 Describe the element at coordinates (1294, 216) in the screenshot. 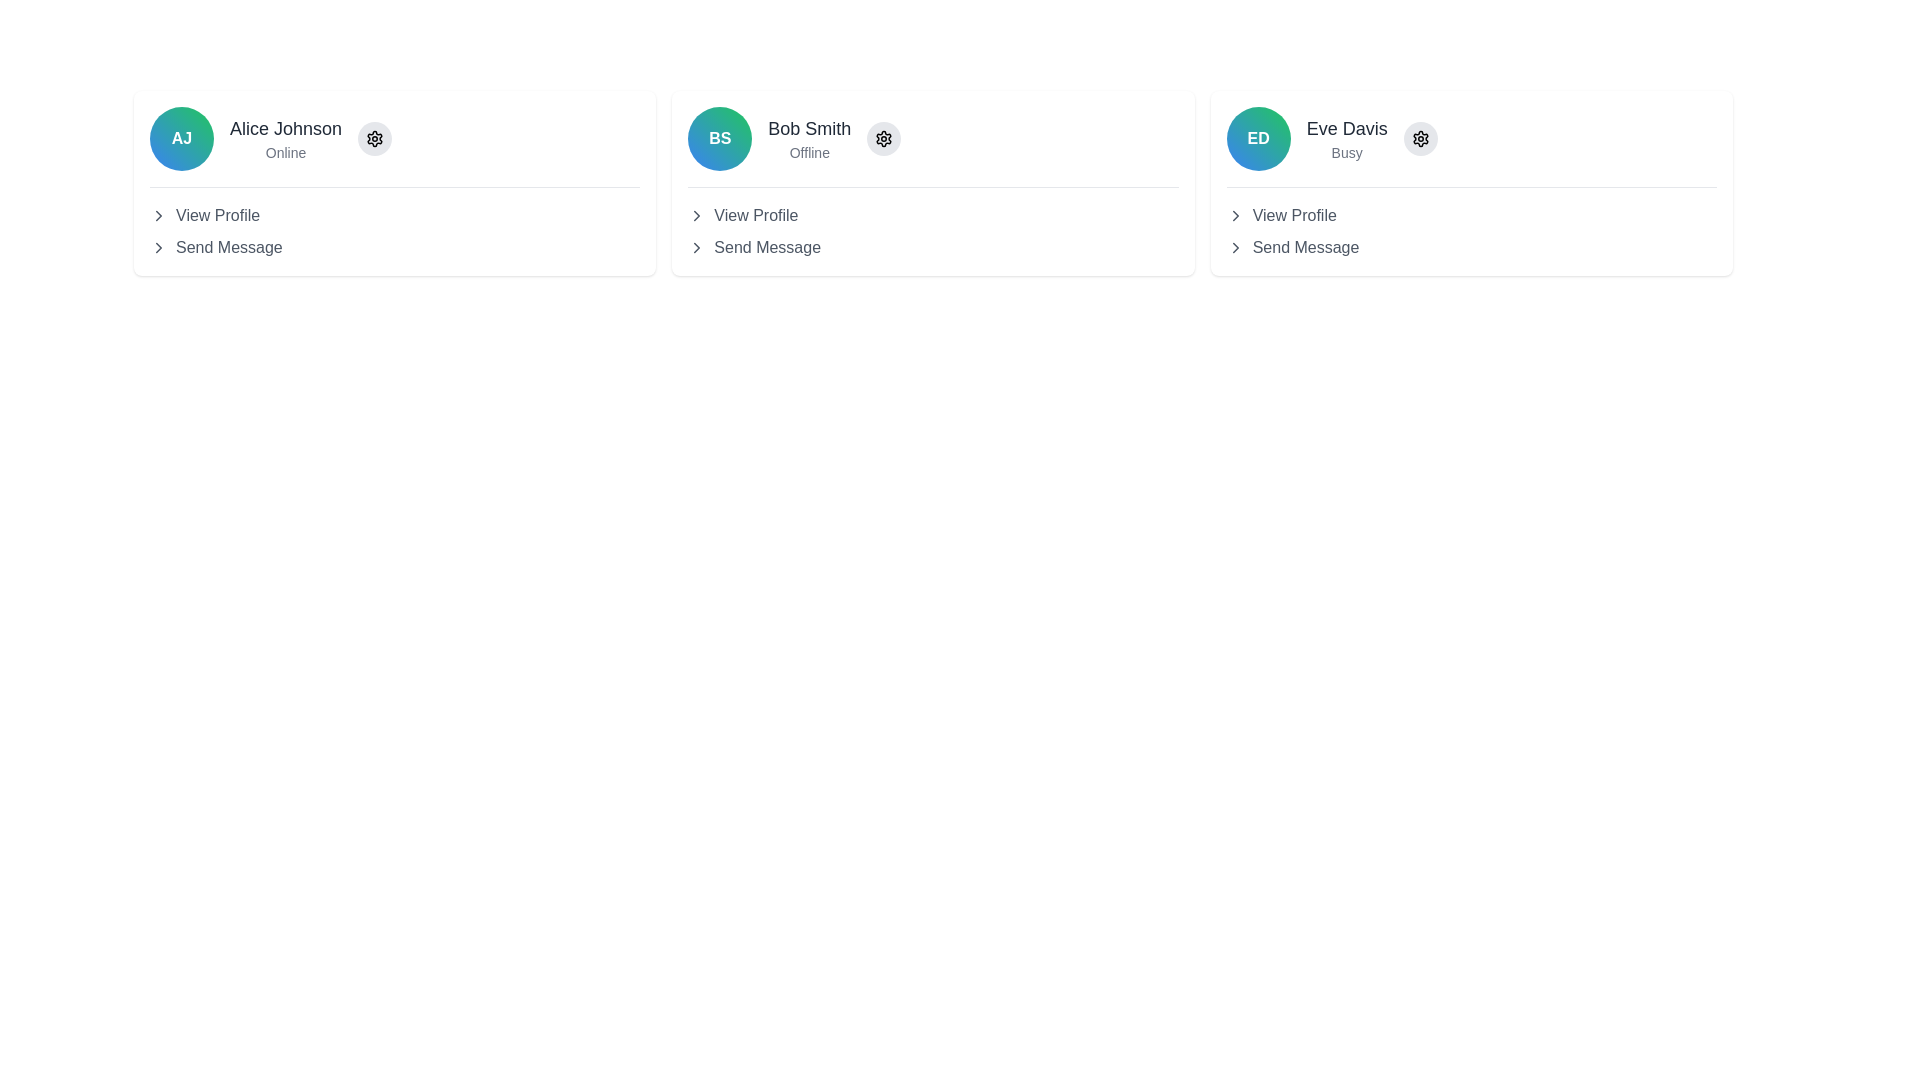

I see `the text link under the name 'Eve Davis' in the rightmost user profile card` at that location.